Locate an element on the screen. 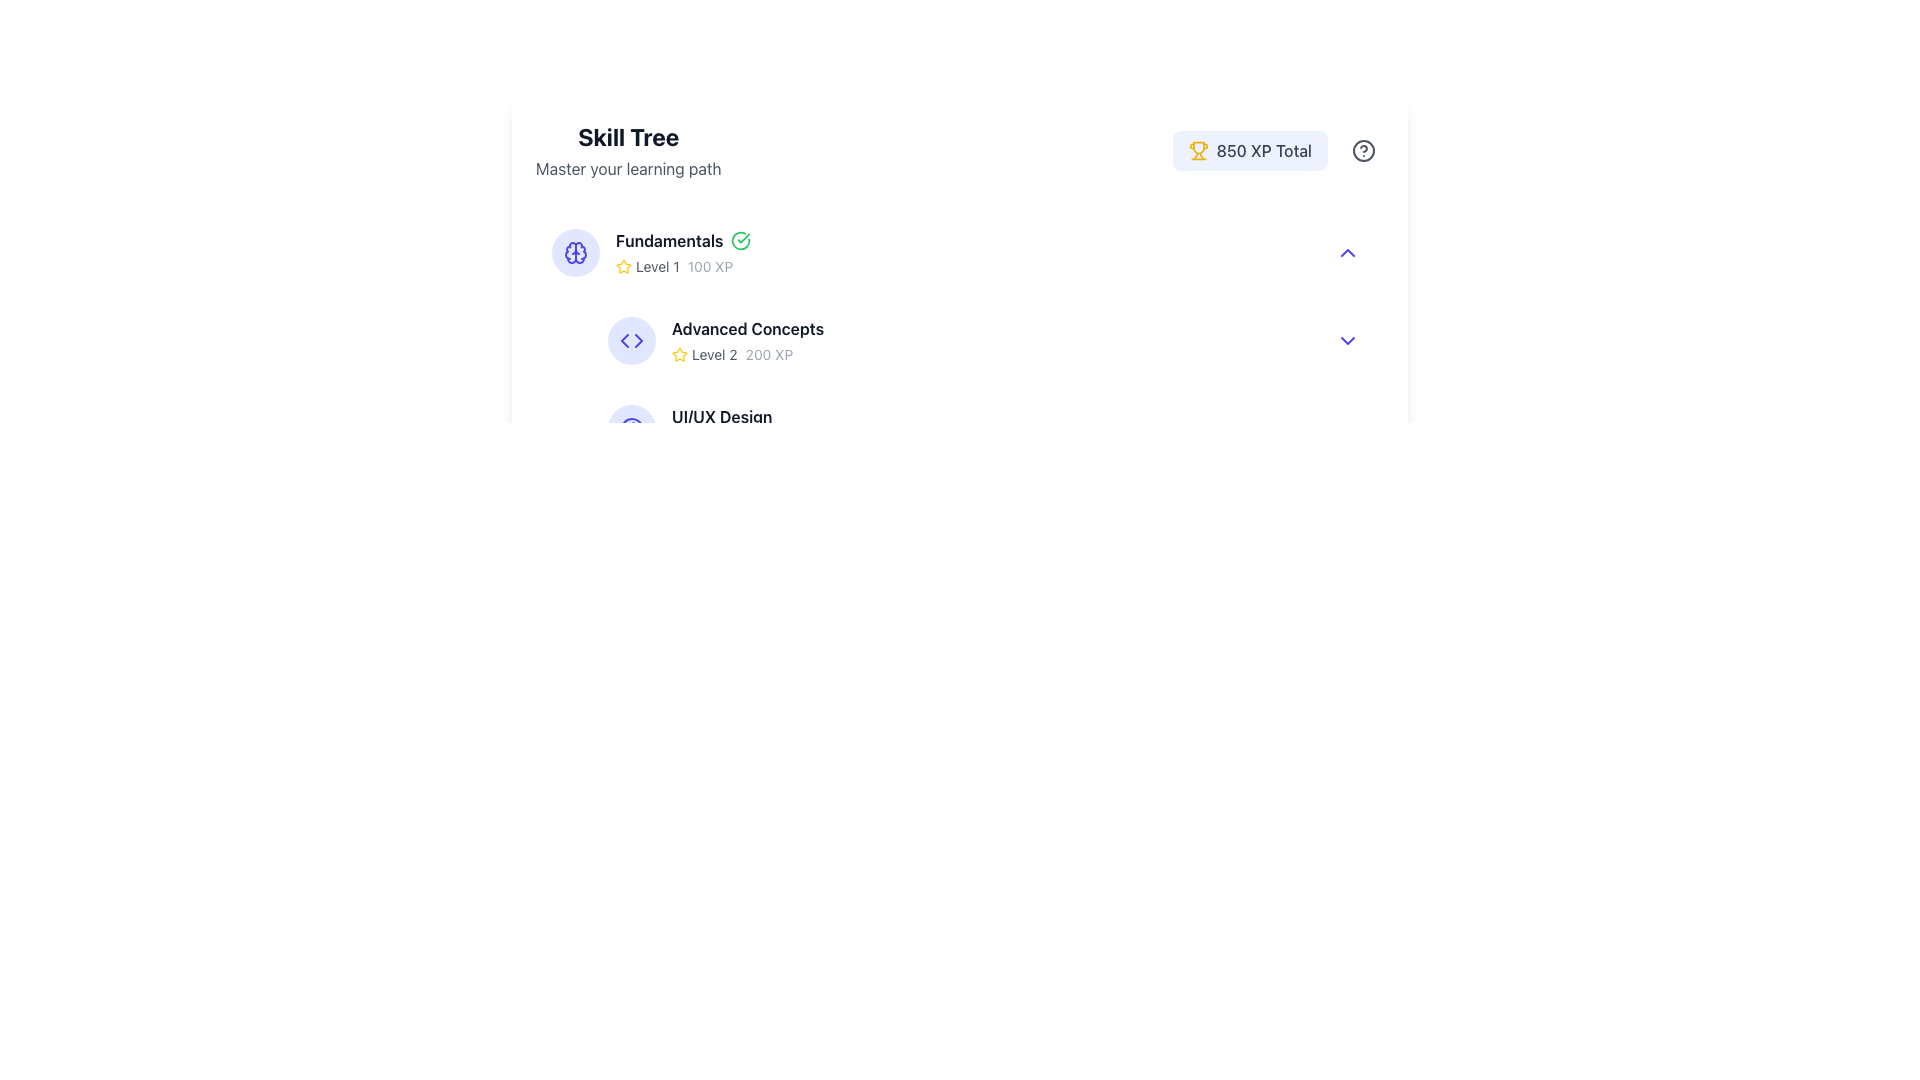  the status of the completion icon located to the immediate right of the 'Fundamentals' text in the 'Skill Tree' section is located at coordinates (740, 239).